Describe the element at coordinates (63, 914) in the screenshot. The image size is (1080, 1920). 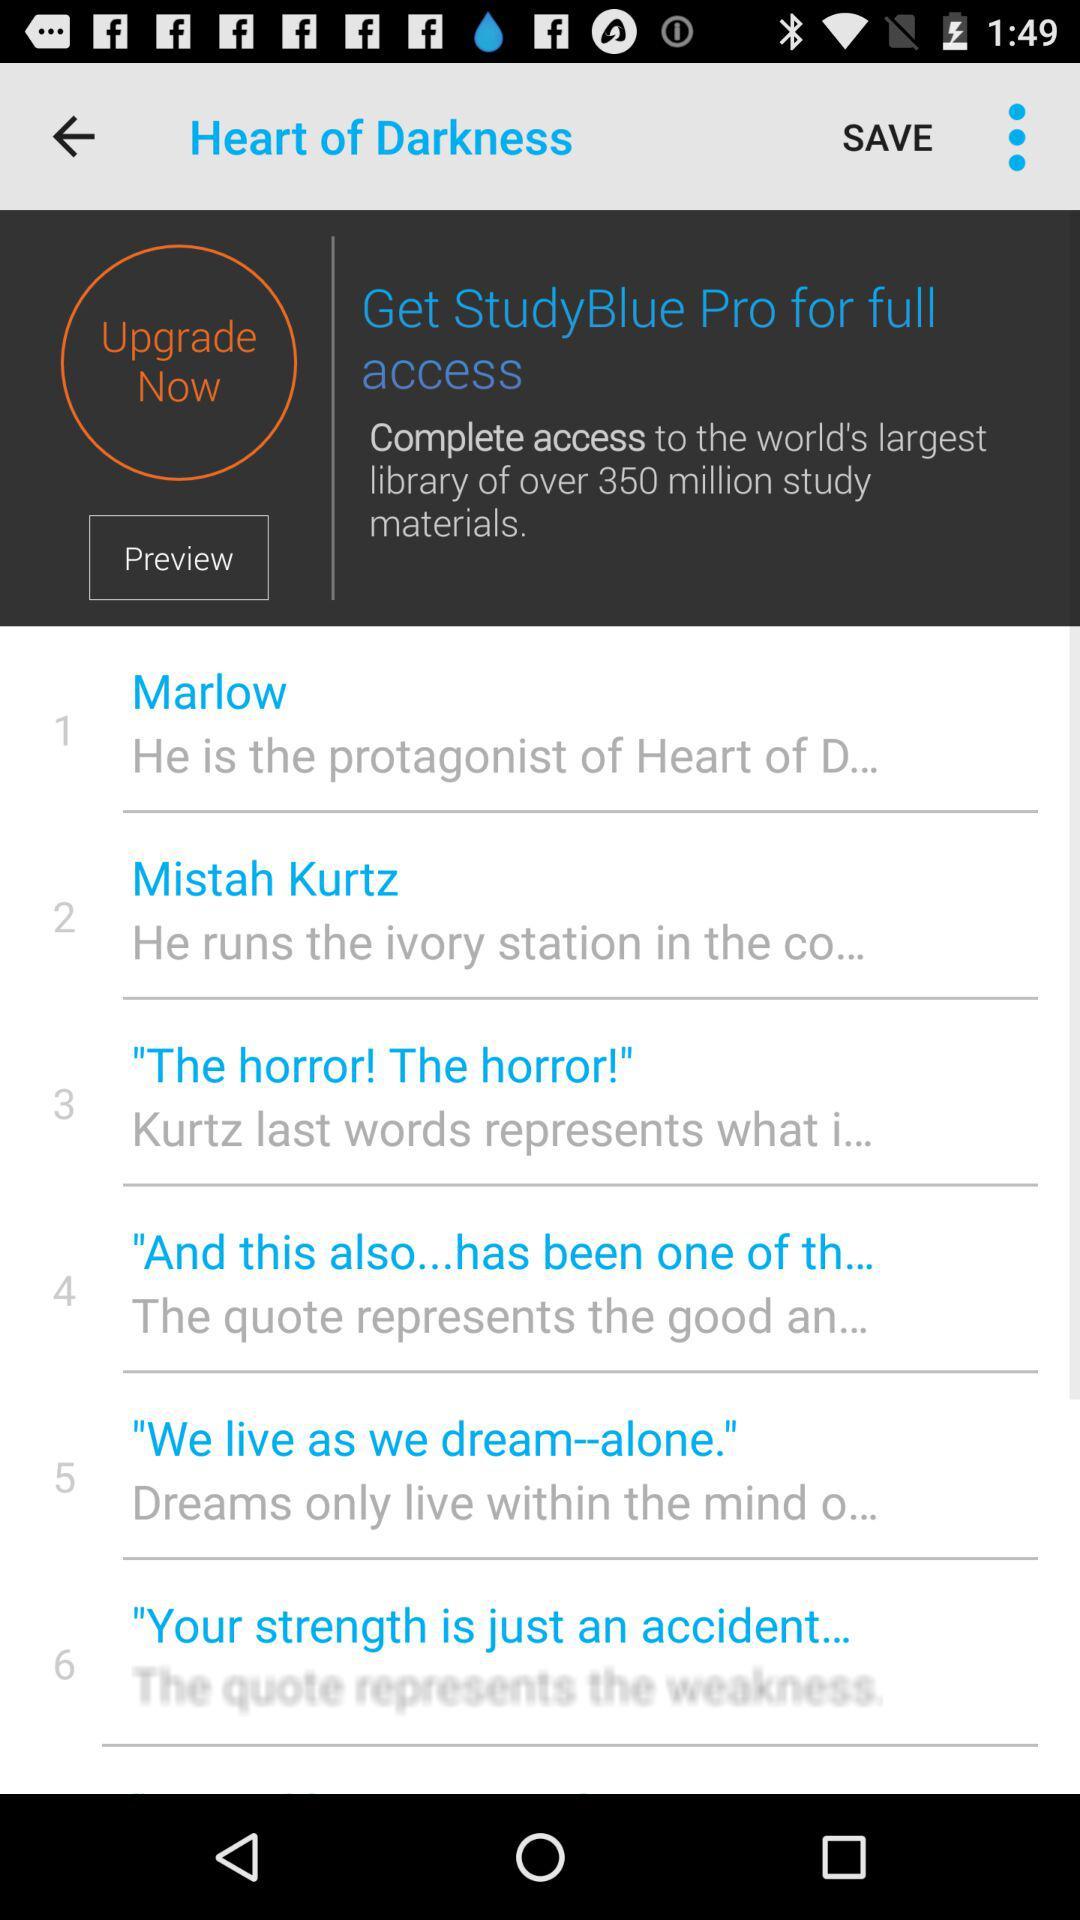
I see `2` at that location.